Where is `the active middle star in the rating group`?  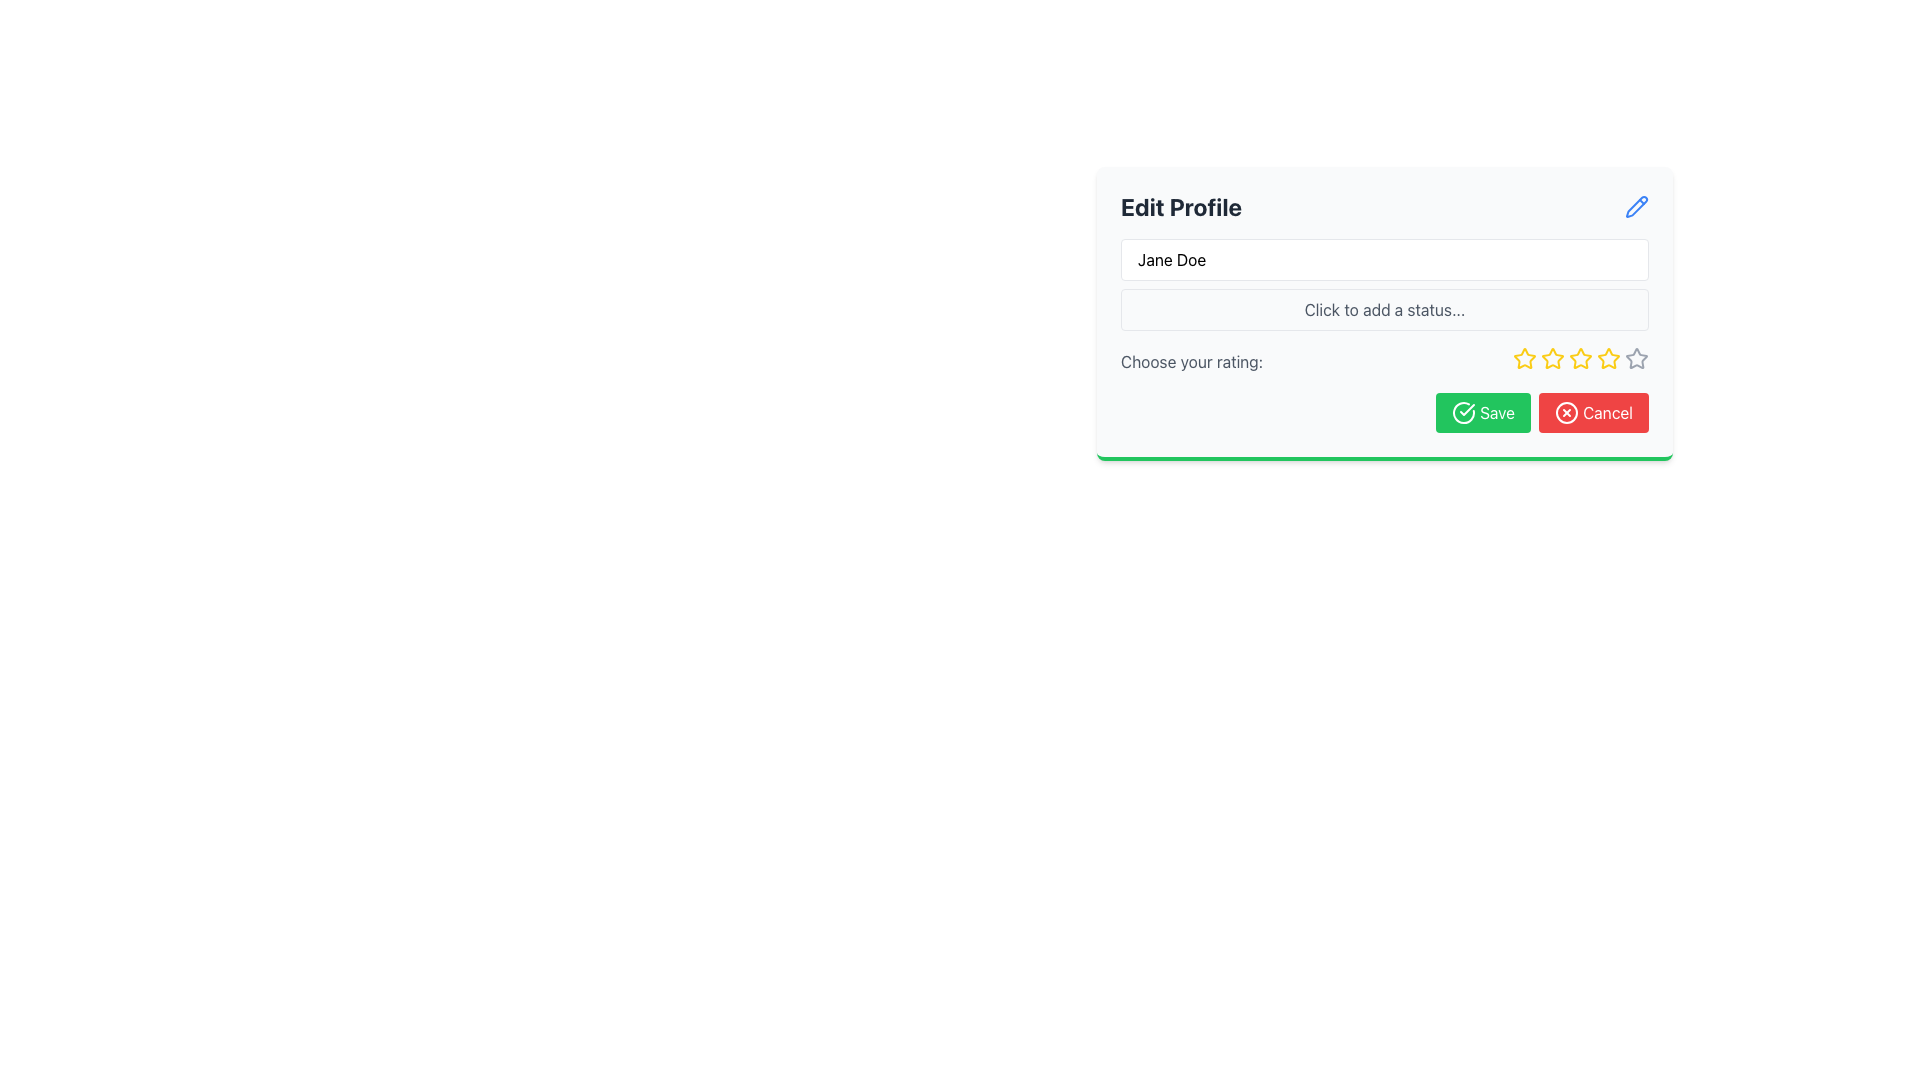 the active middle star in the rating group is located at coordinates (1579, 362).